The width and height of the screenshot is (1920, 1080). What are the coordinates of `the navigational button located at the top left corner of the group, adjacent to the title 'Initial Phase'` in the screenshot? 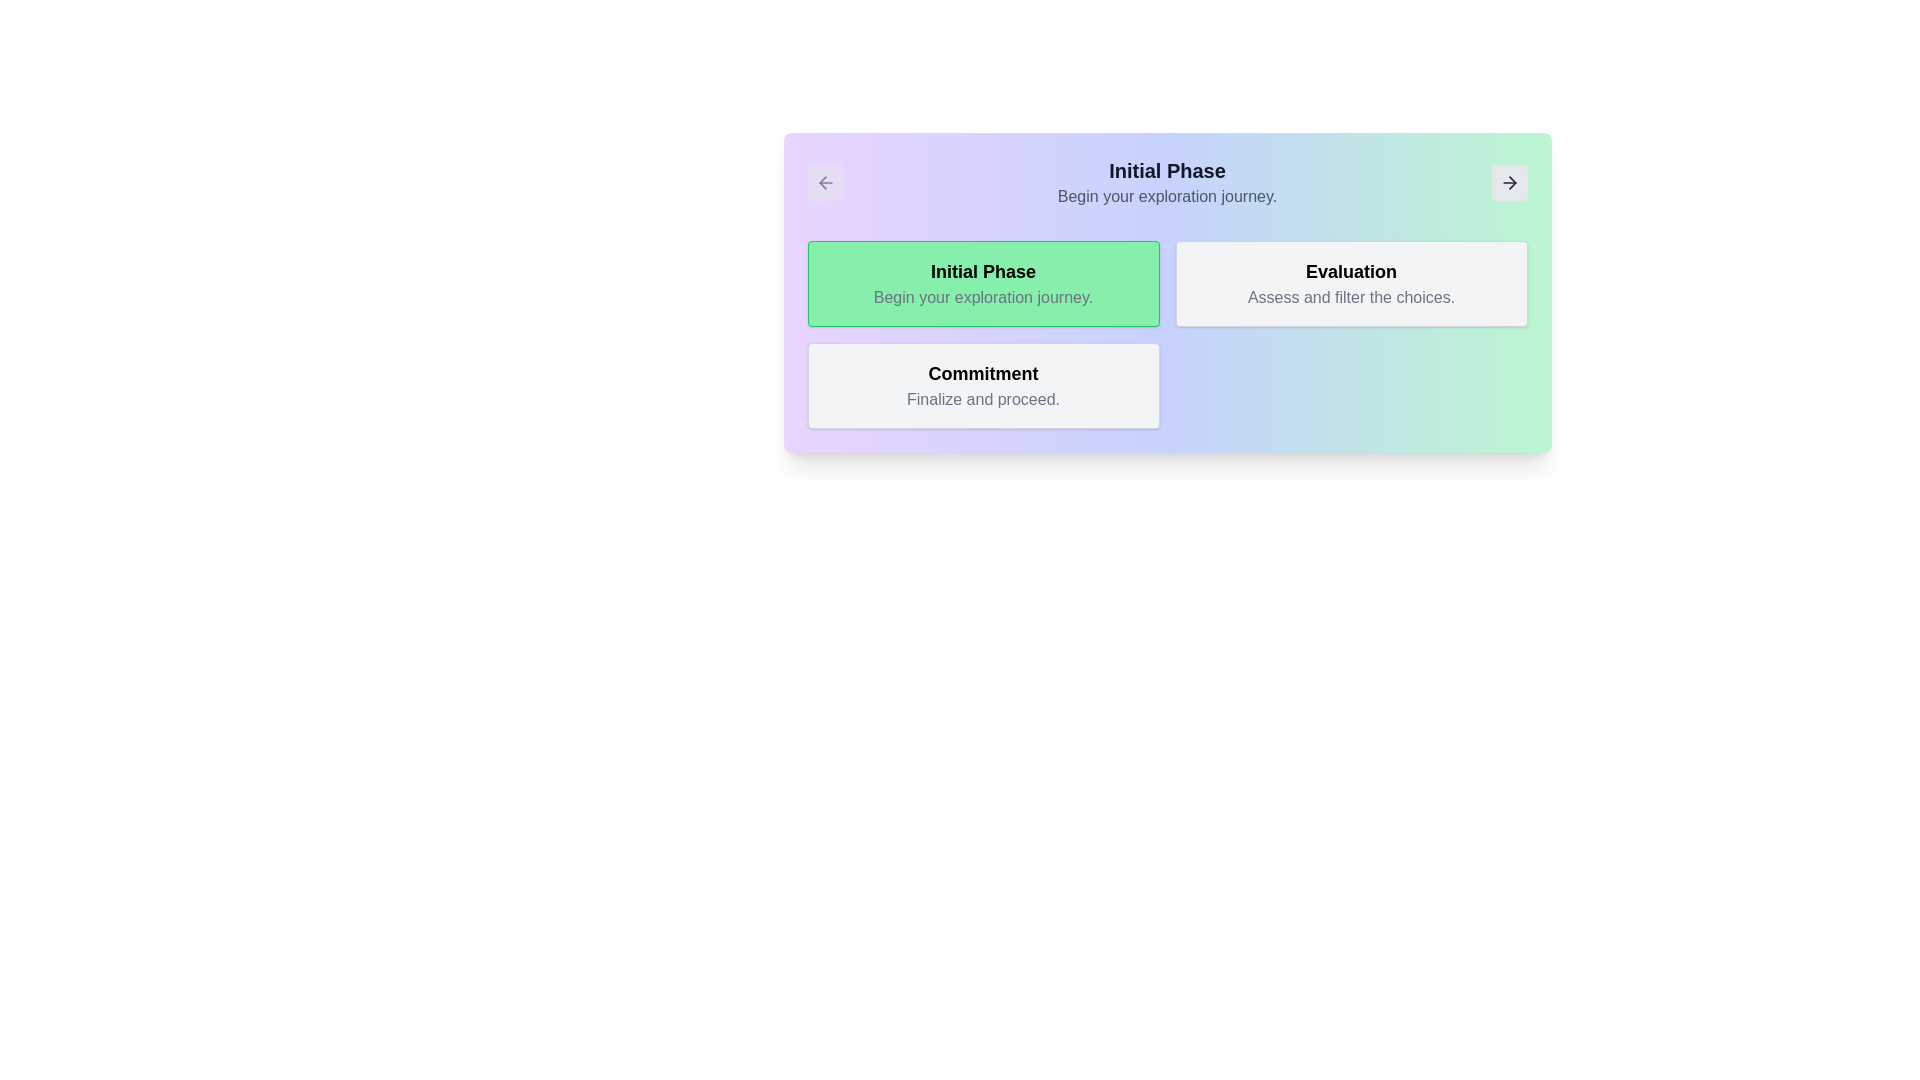 It's located at (825, 182).